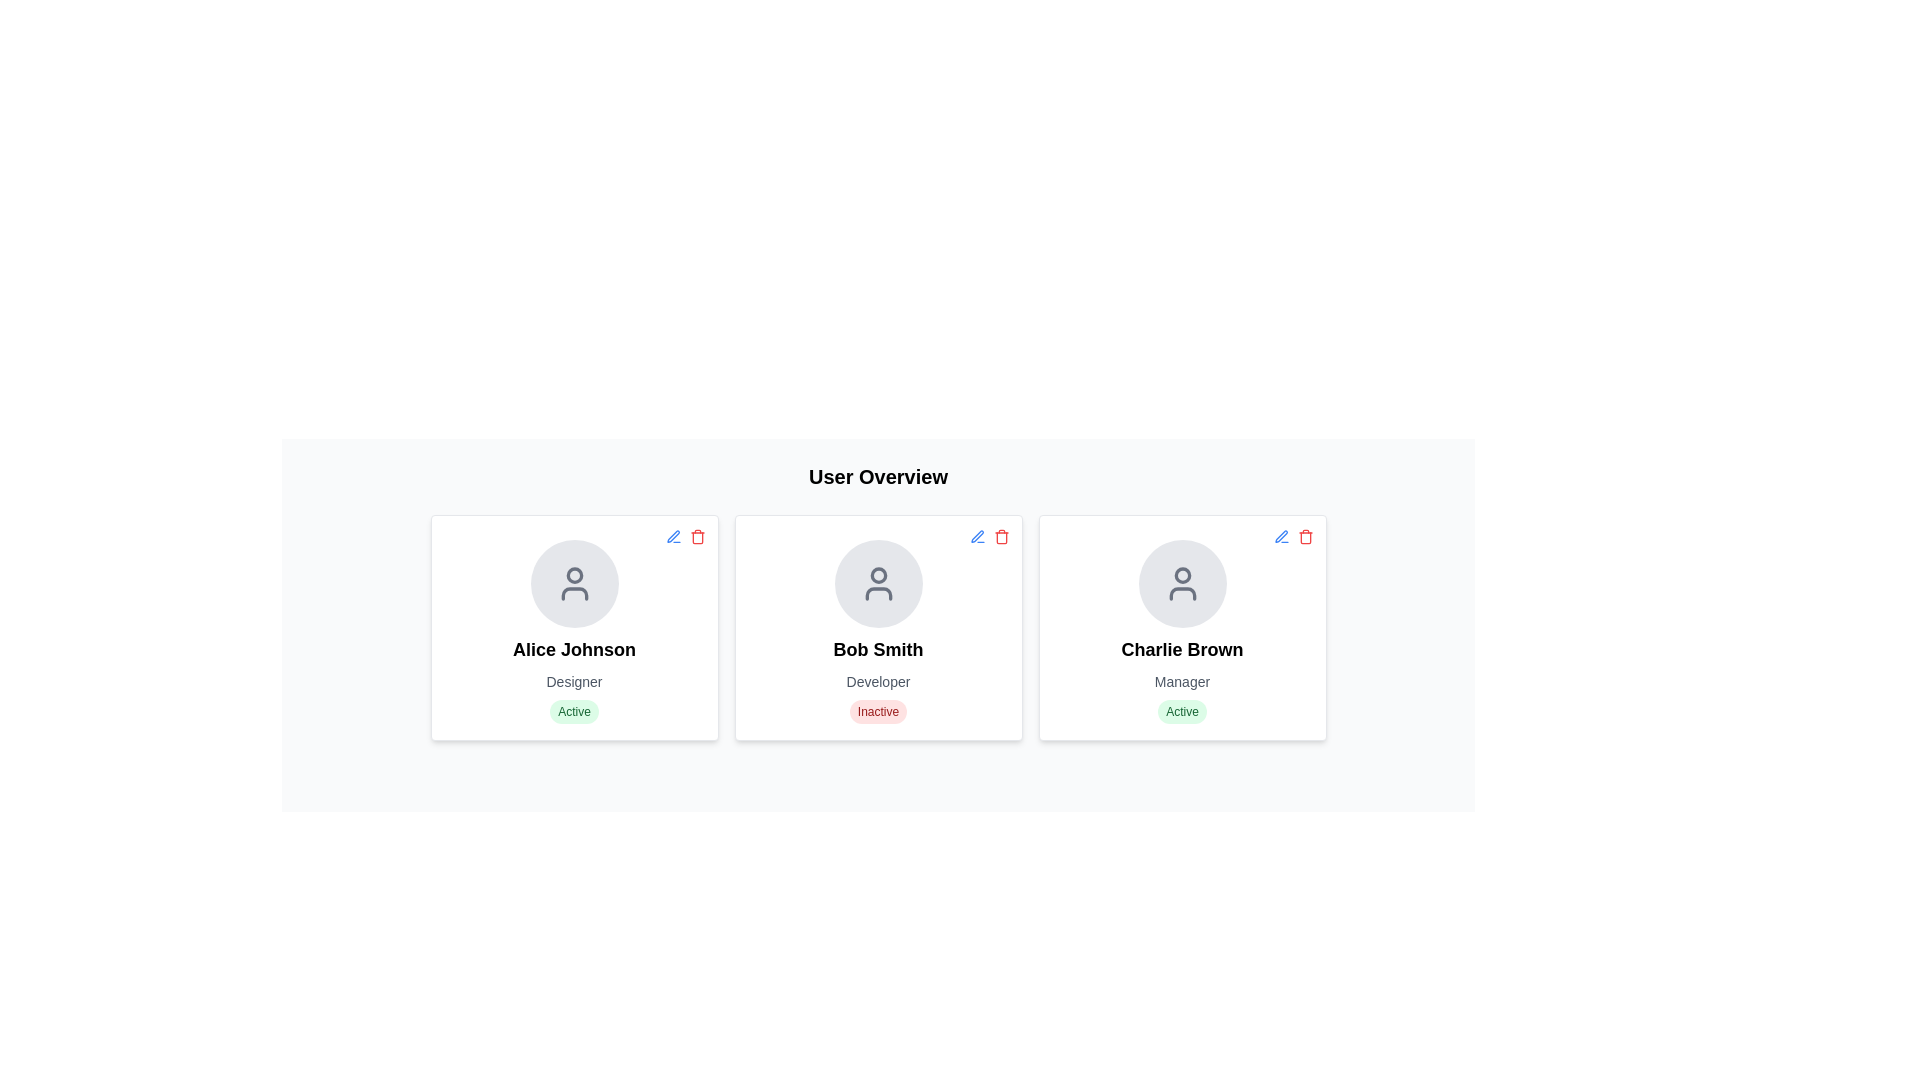 Image resolution: width=1920 pixels, height=1080 pixels. Describe the element at coordinates (573, 583) in the screenshot. I see `the function associated with the user avatar icon located at the top center of the leftmost profile card, which contains the user details` at that location.